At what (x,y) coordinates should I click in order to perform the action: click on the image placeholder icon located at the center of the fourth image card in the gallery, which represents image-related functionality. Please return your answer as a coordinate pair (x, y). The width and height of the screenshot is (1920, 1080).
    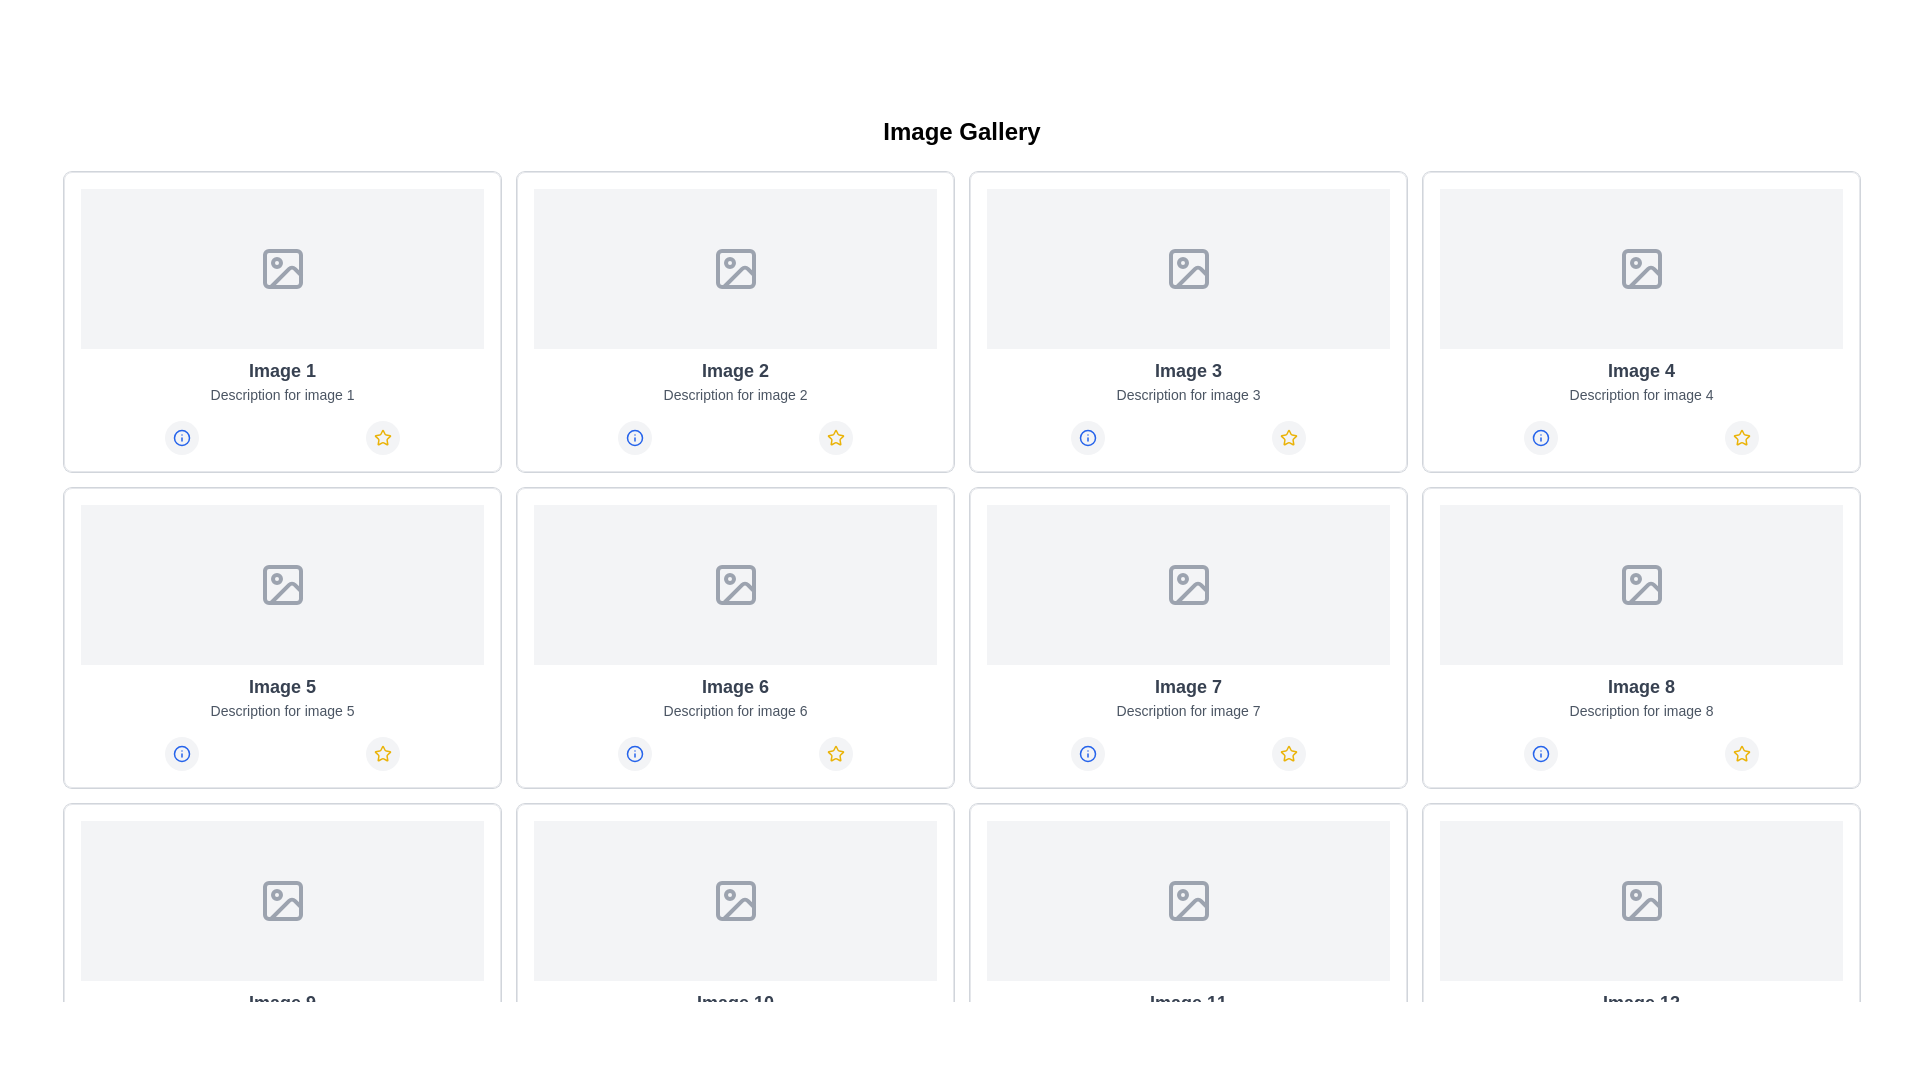
    Looking at the image, I should click on (1641, 268).